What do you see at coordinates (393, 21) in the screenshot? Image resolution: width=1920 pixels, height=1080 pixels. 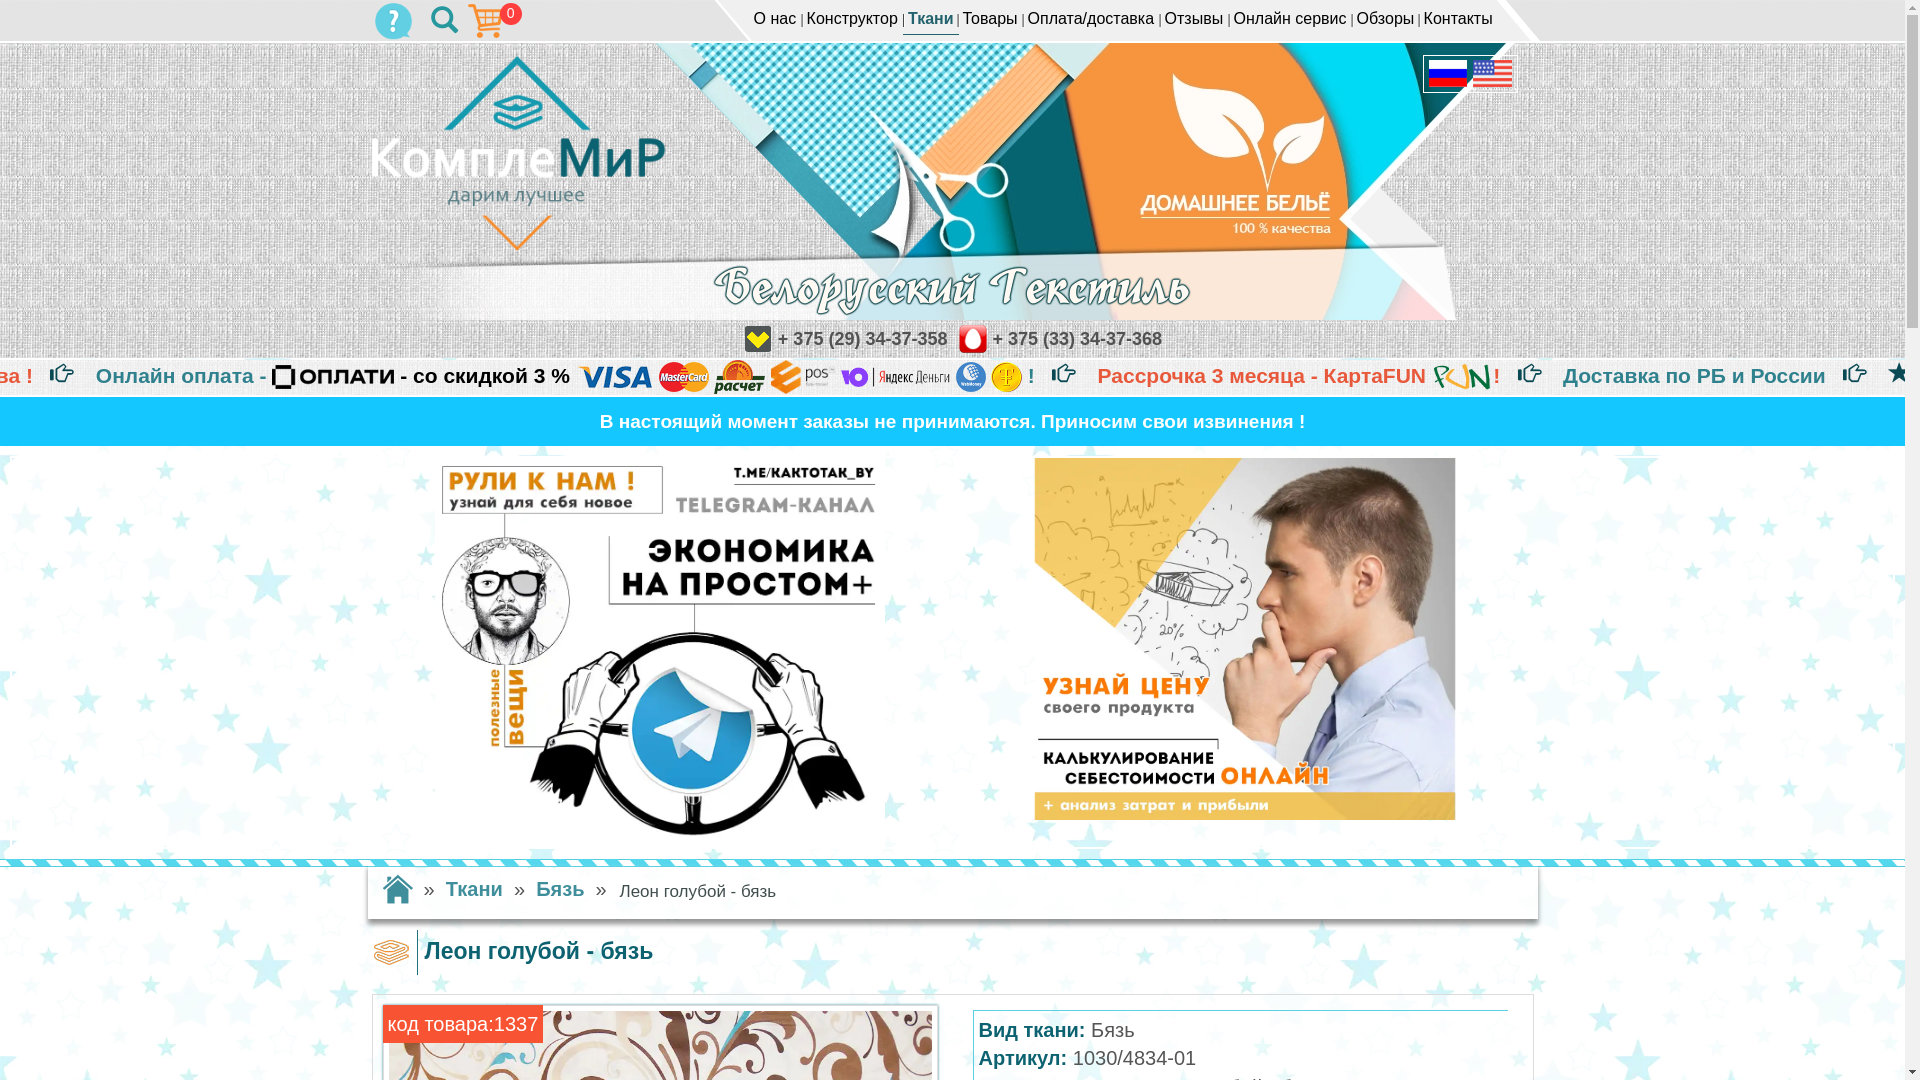 I see `'0'` at bounding box center [393, 21].